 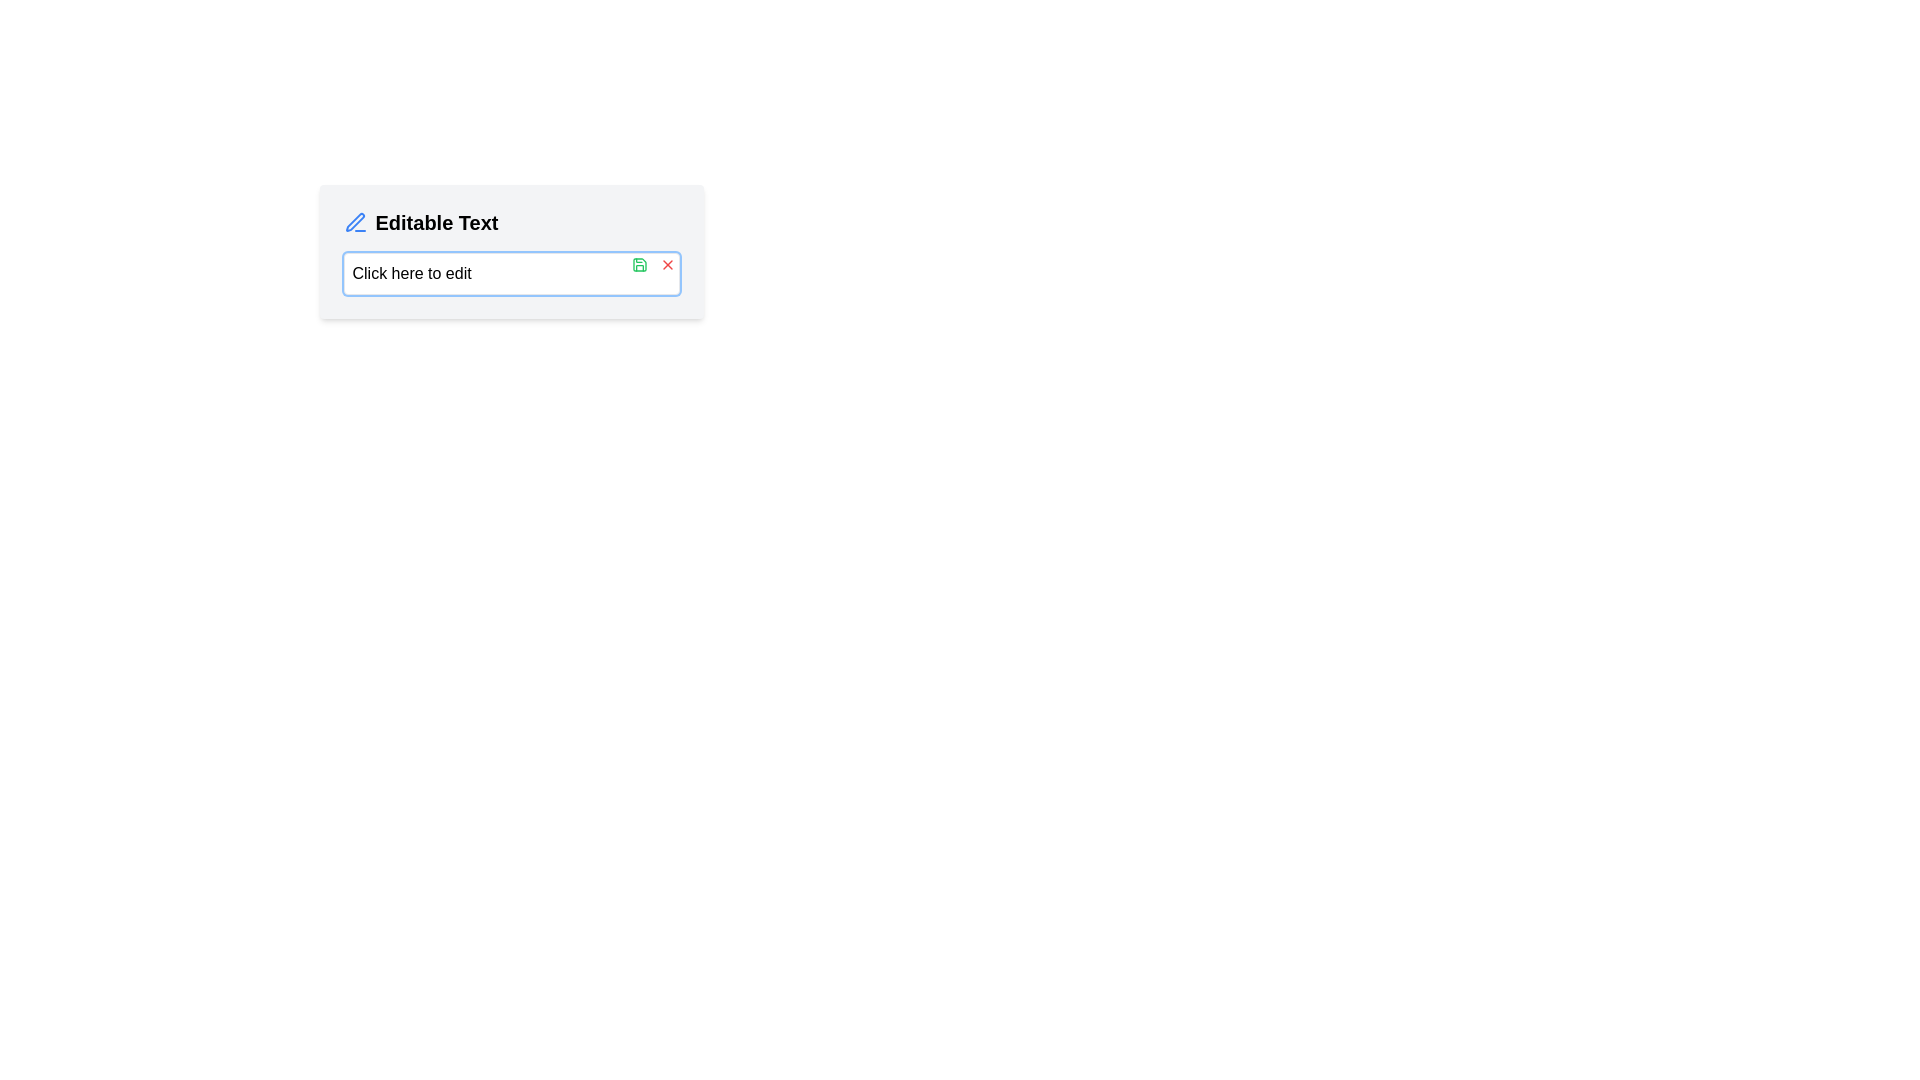 What do you see at coordinates (667, 264) in the screenshot?
I see `the close button located at the top-right corner of the 'Editable Text' input area` at bounding box center [667, 264].